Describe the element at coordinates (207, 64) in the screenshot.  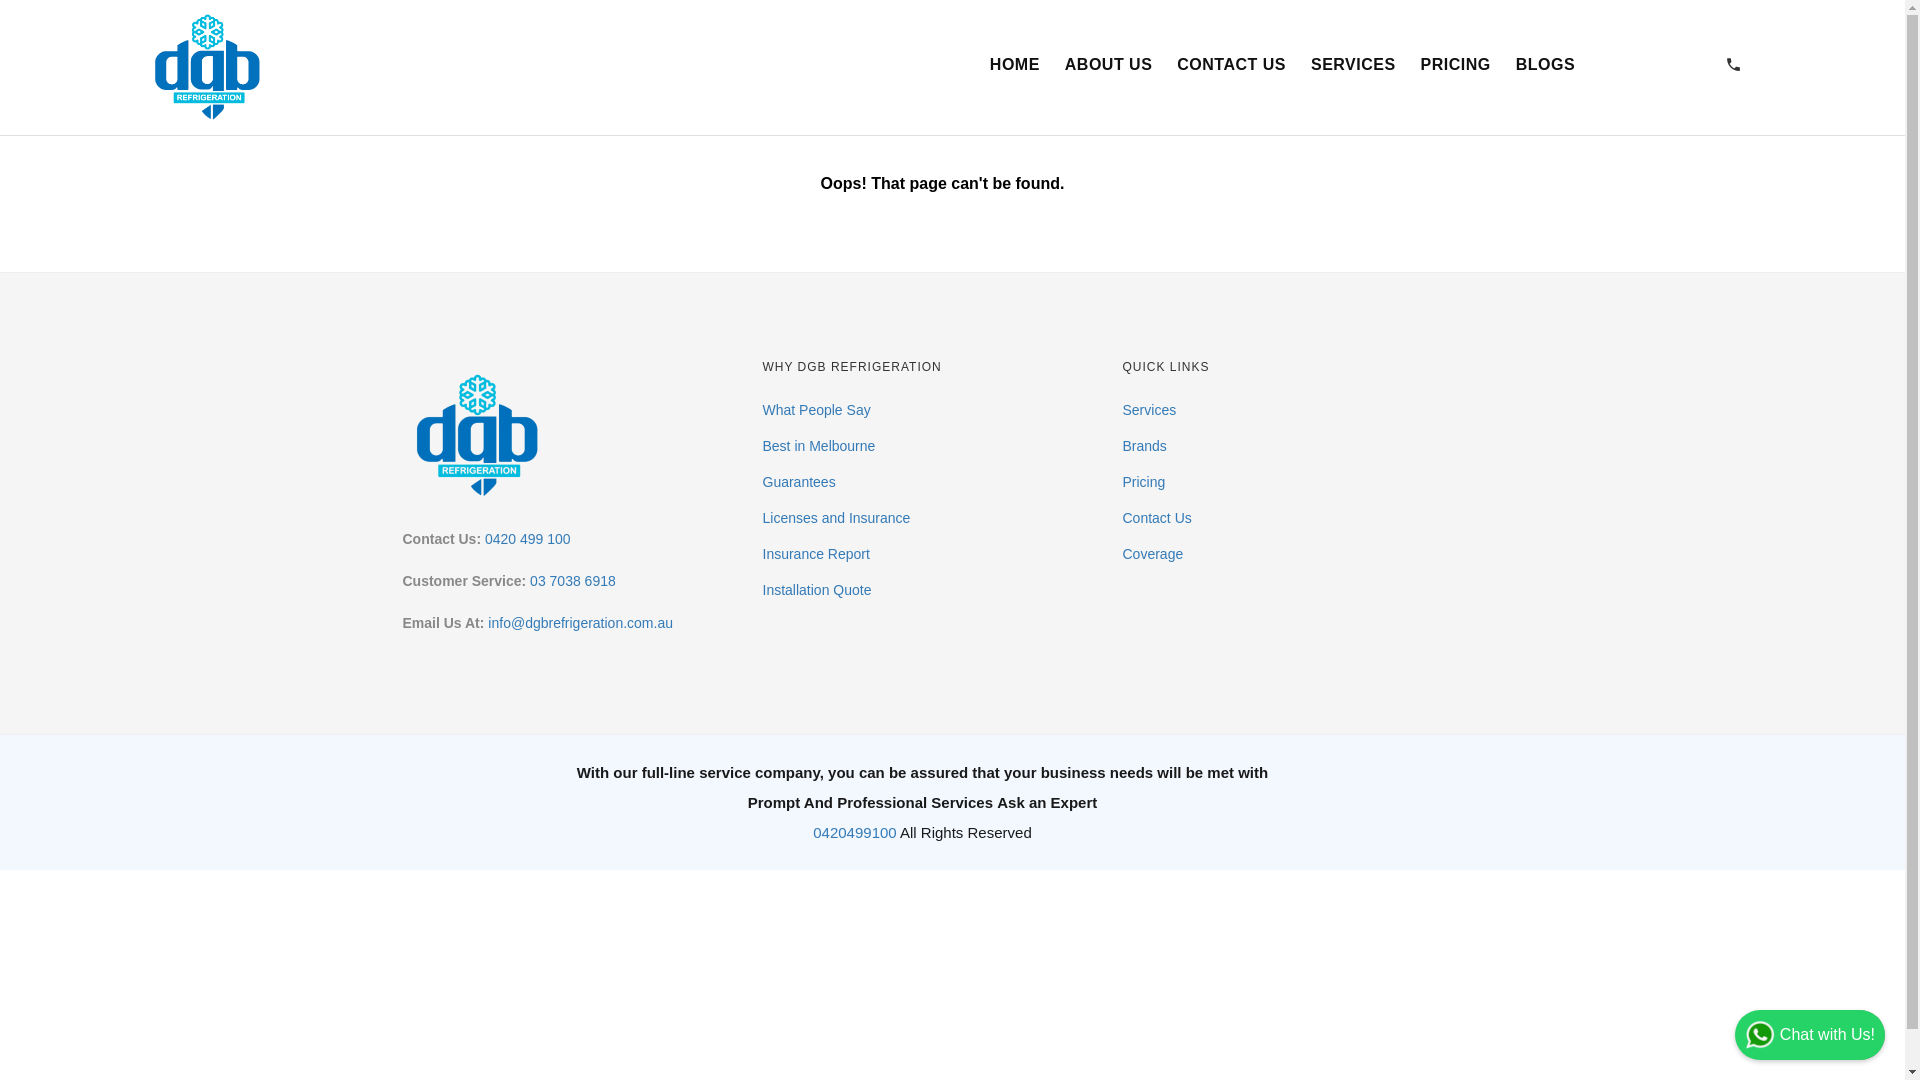
I see `'DGB'` at that location.